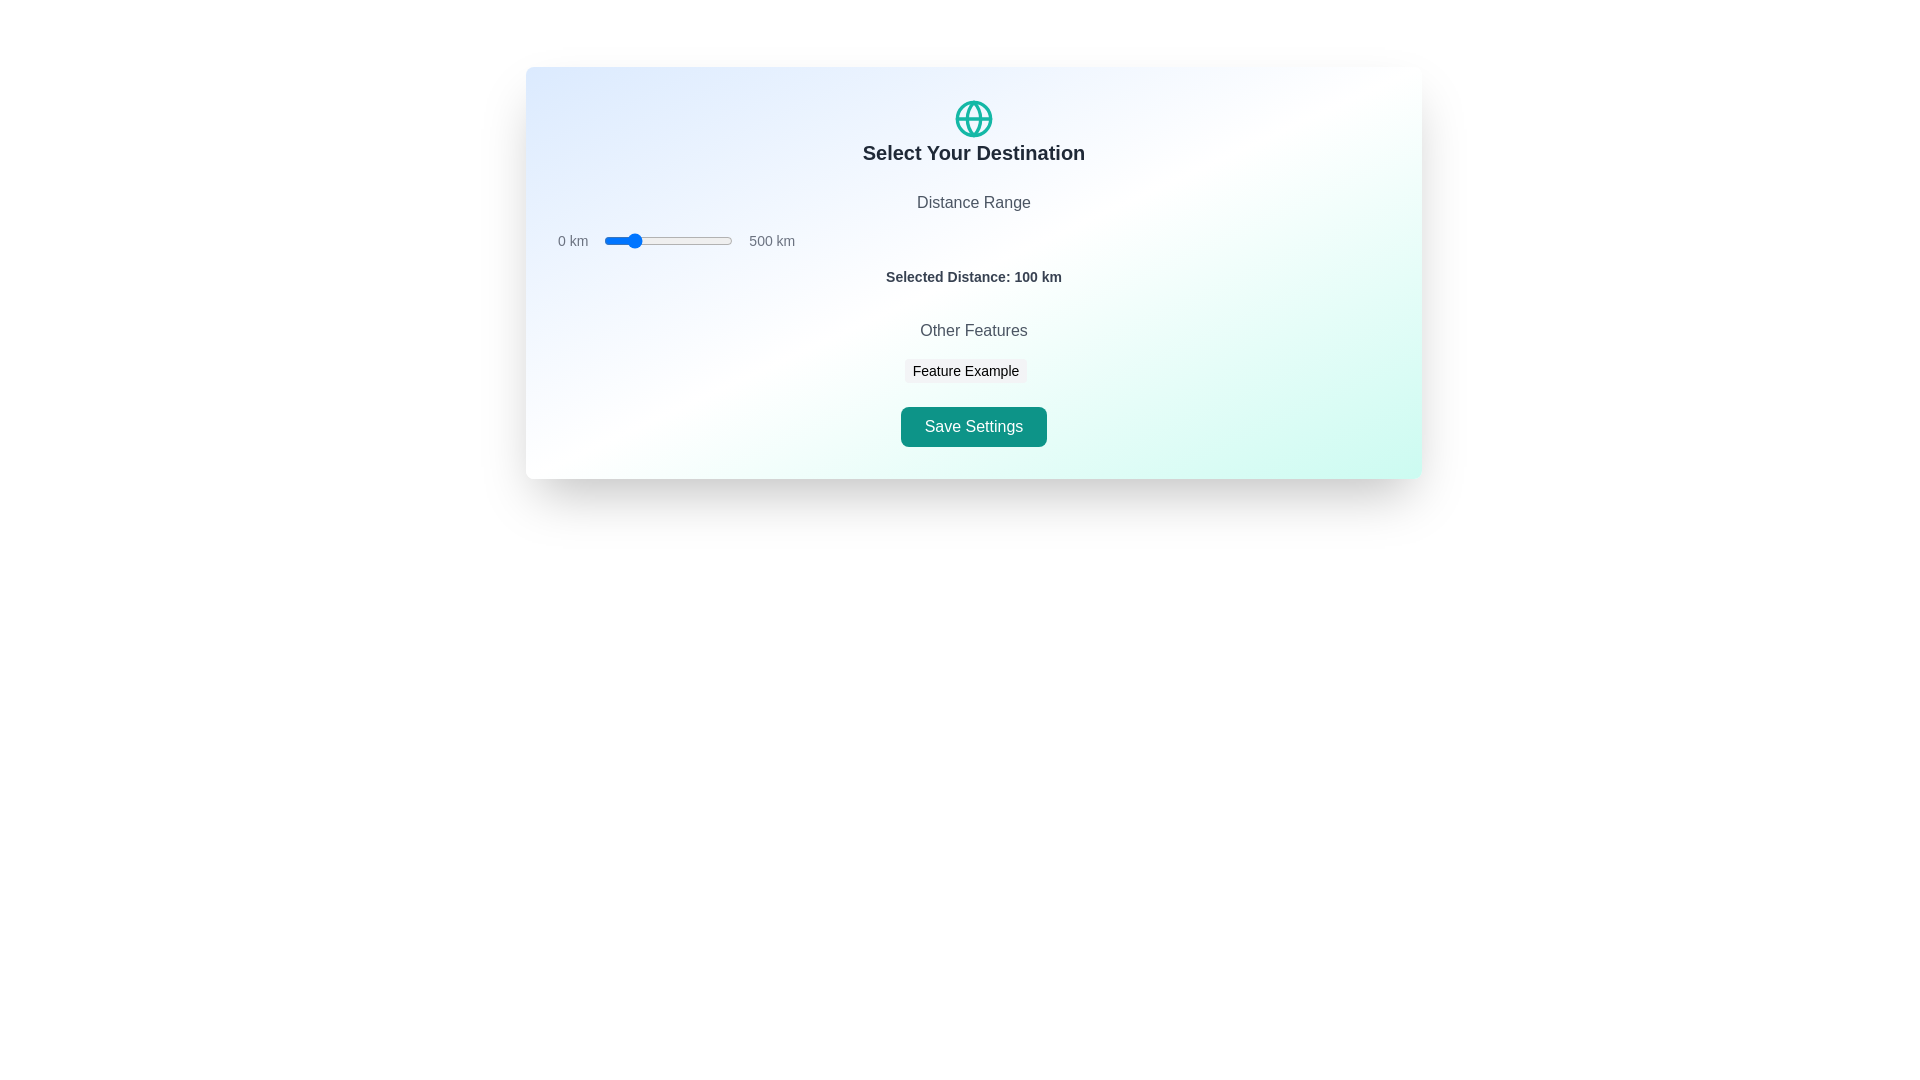 Image resolution: width=1920 pixels, height=1080 pixels. What do you see at coordinates (635, 239) in the screenshot?
I see `the distance range slider to set the distance to 123 km` at bounding box center [635, 239].